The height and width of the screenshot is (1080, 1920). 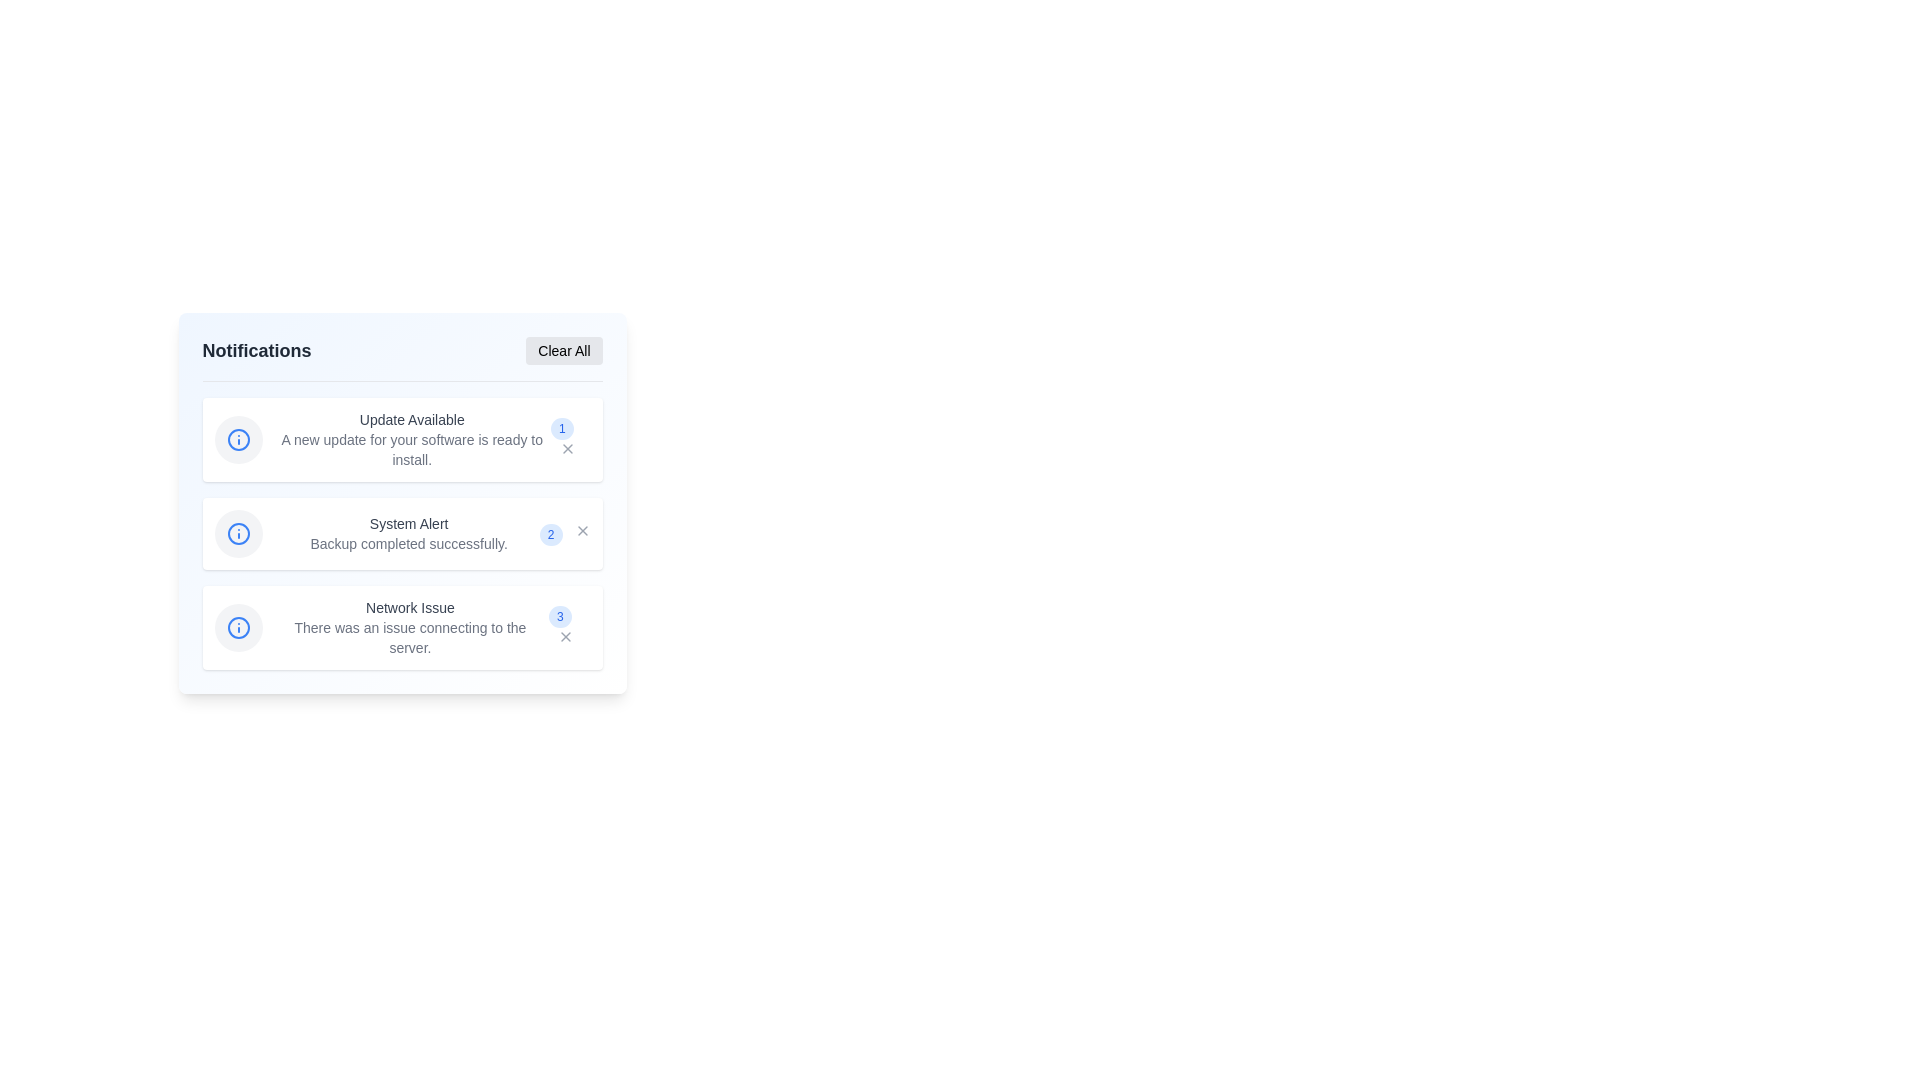 I want to click on the 'Network Issue' static text label, which is styled in gray and serves as the header of a notification entry, positioned within the third notification box above the description 'There was an issue connecting to the server.', so click(x=409, y=607).